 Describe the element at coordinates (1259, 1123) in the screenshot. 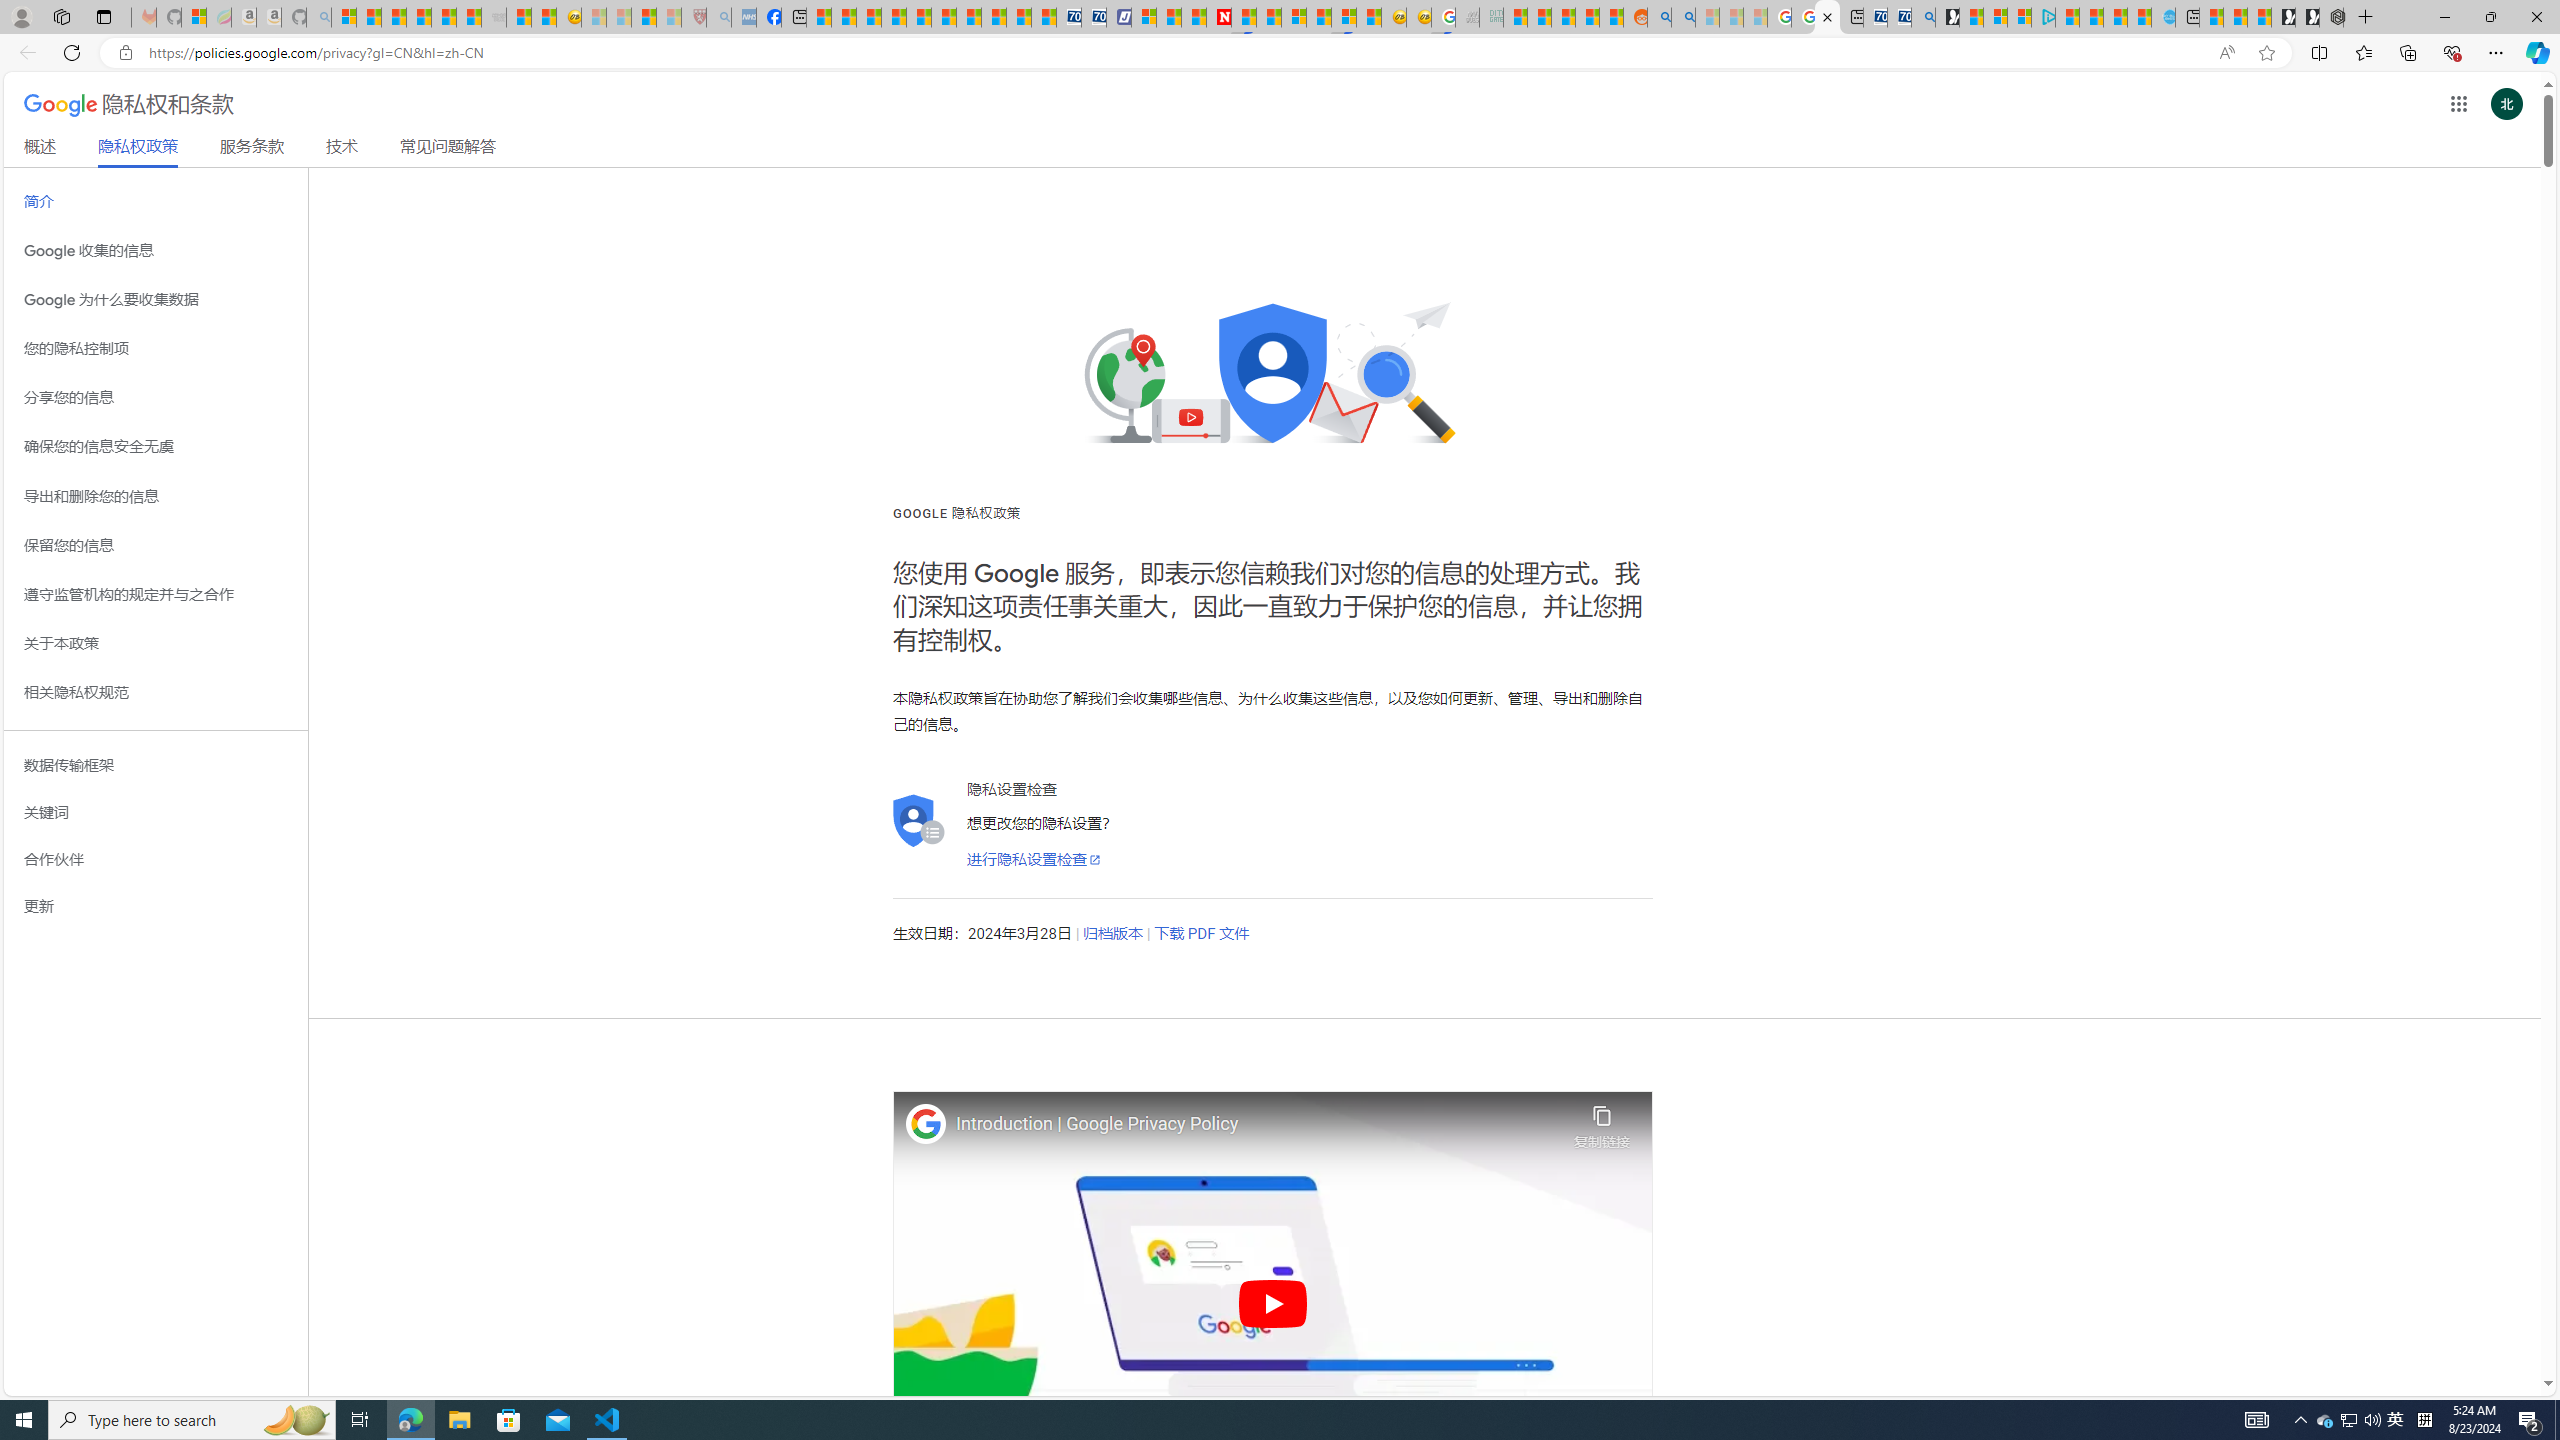

I see `'Introduction | Google Privacy Policy'` at that location.